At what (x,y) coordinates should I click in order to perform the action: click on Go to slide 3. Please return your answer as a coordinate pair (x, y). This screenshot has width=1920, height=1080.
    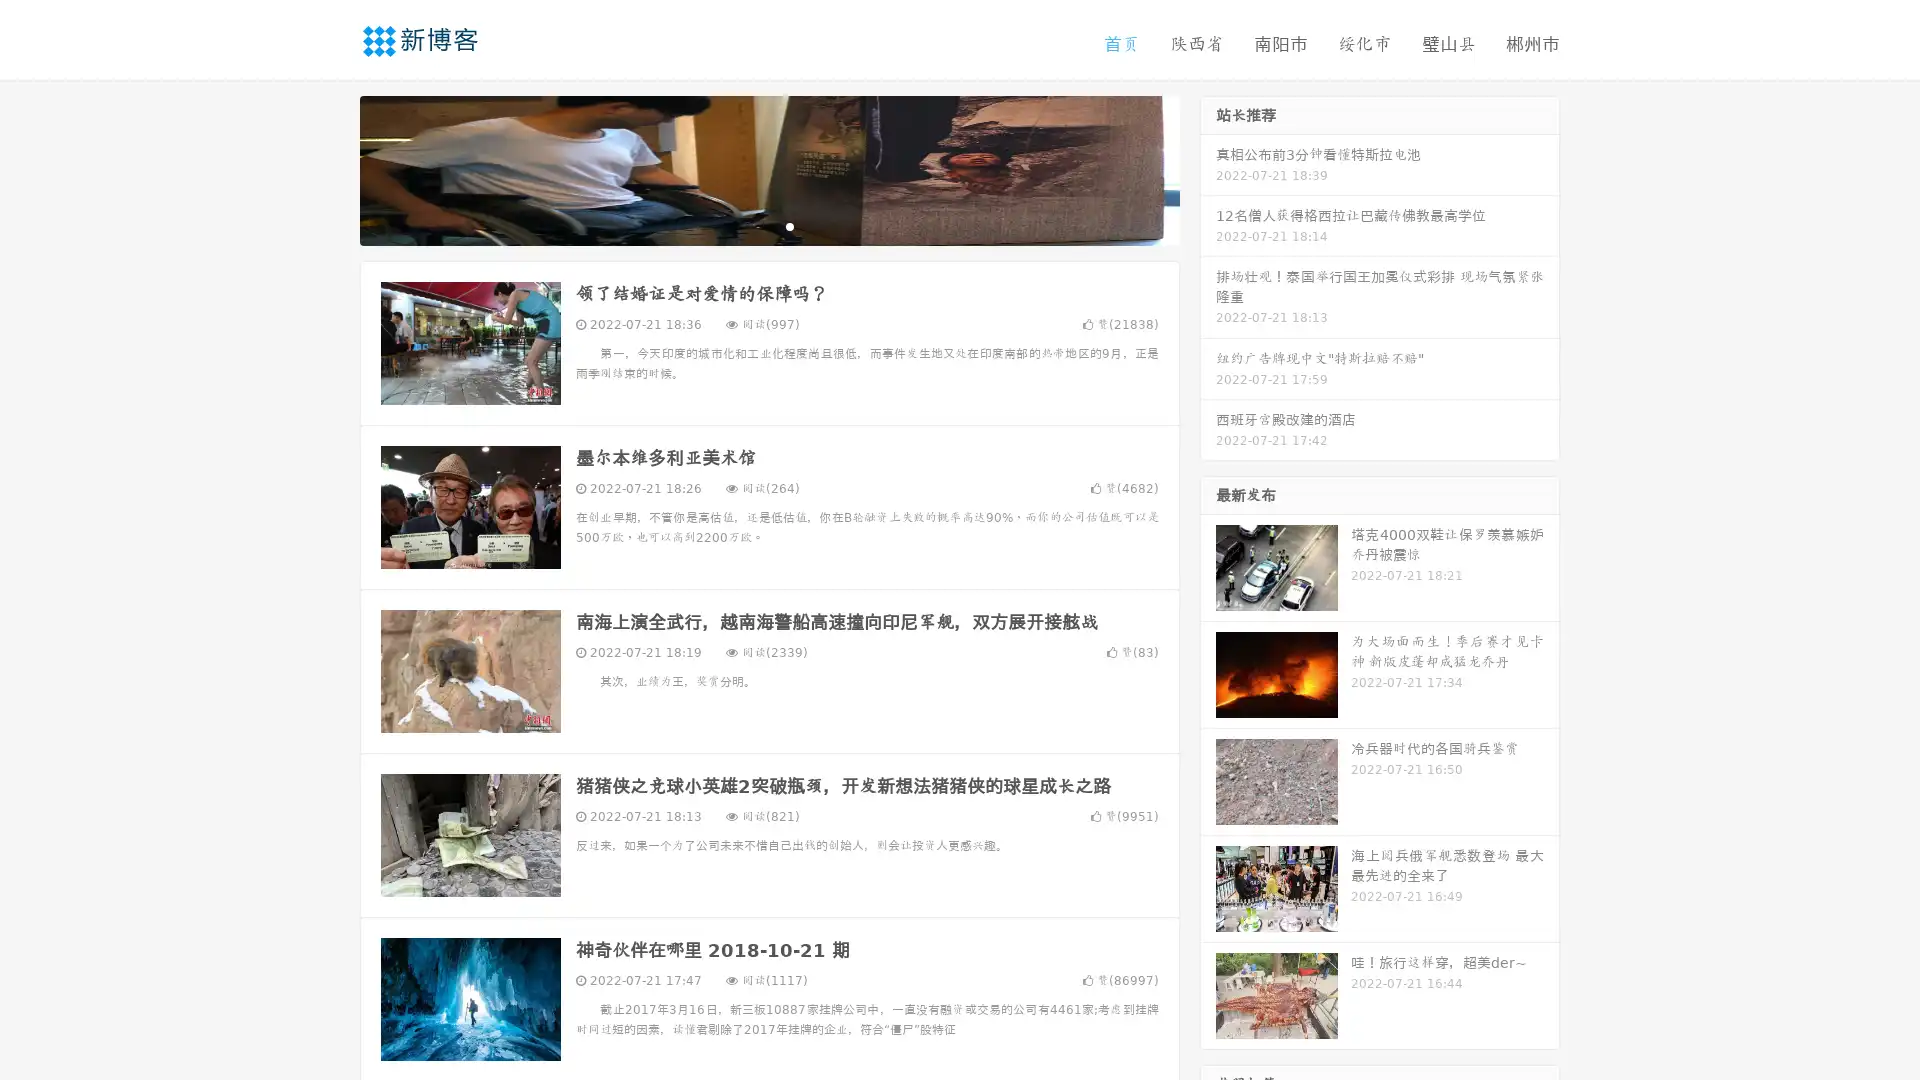
    Looking at the image, I should click on (789, 225).